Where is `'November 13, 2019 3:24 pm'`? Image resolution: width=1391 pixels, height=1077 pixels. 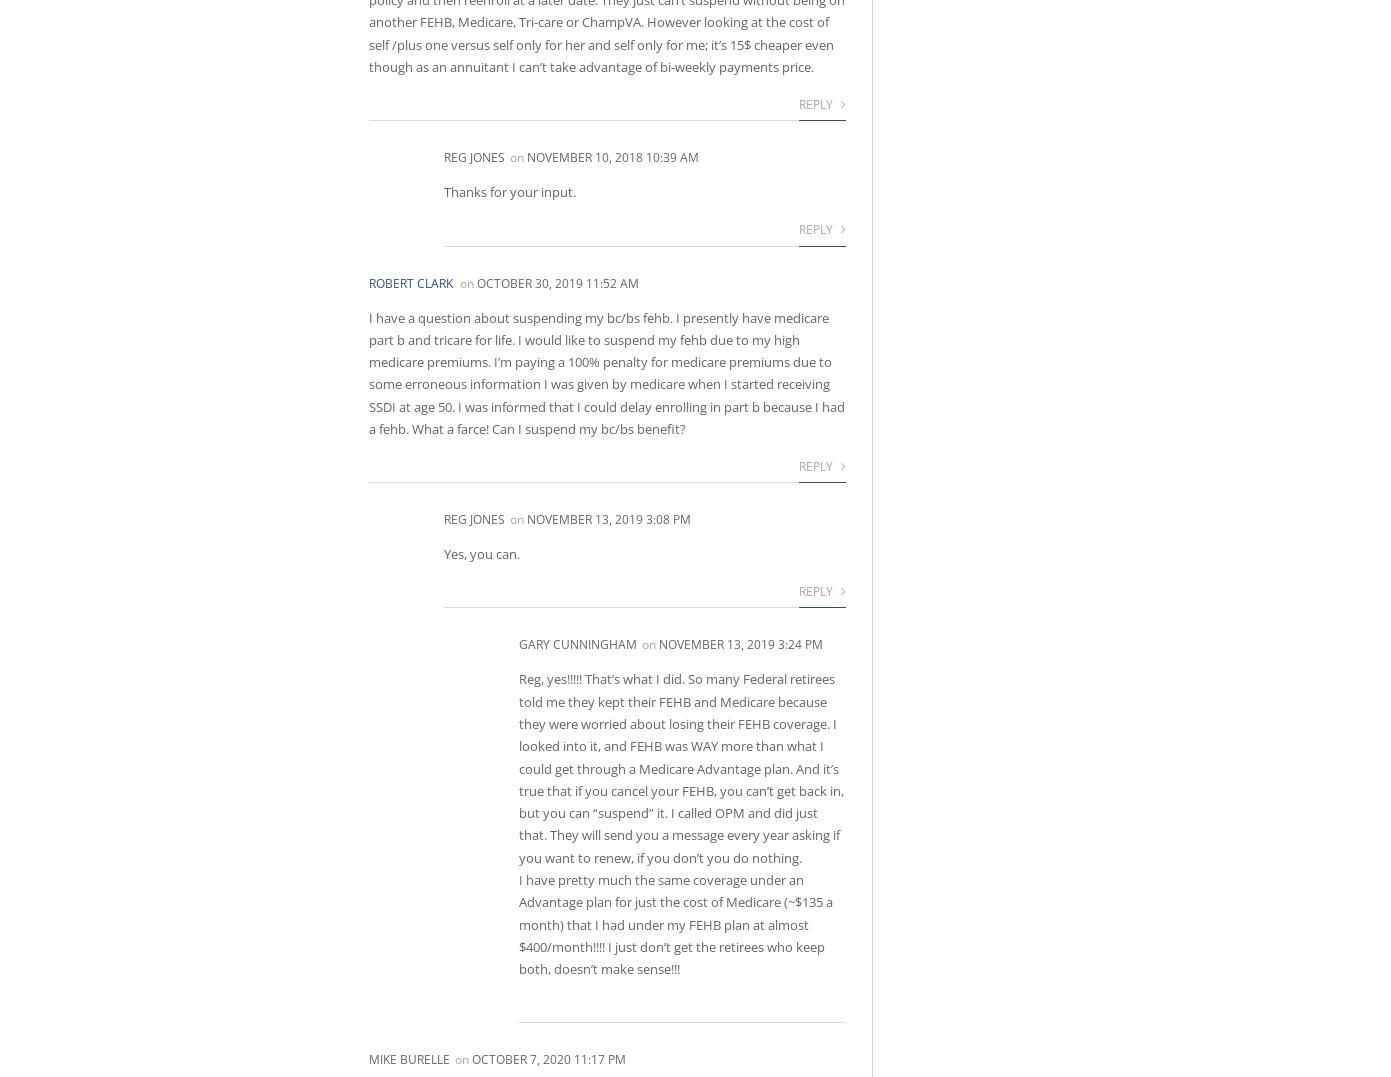 'November 13, 2019 3:24 pm' is located at coordinates (739, 644).